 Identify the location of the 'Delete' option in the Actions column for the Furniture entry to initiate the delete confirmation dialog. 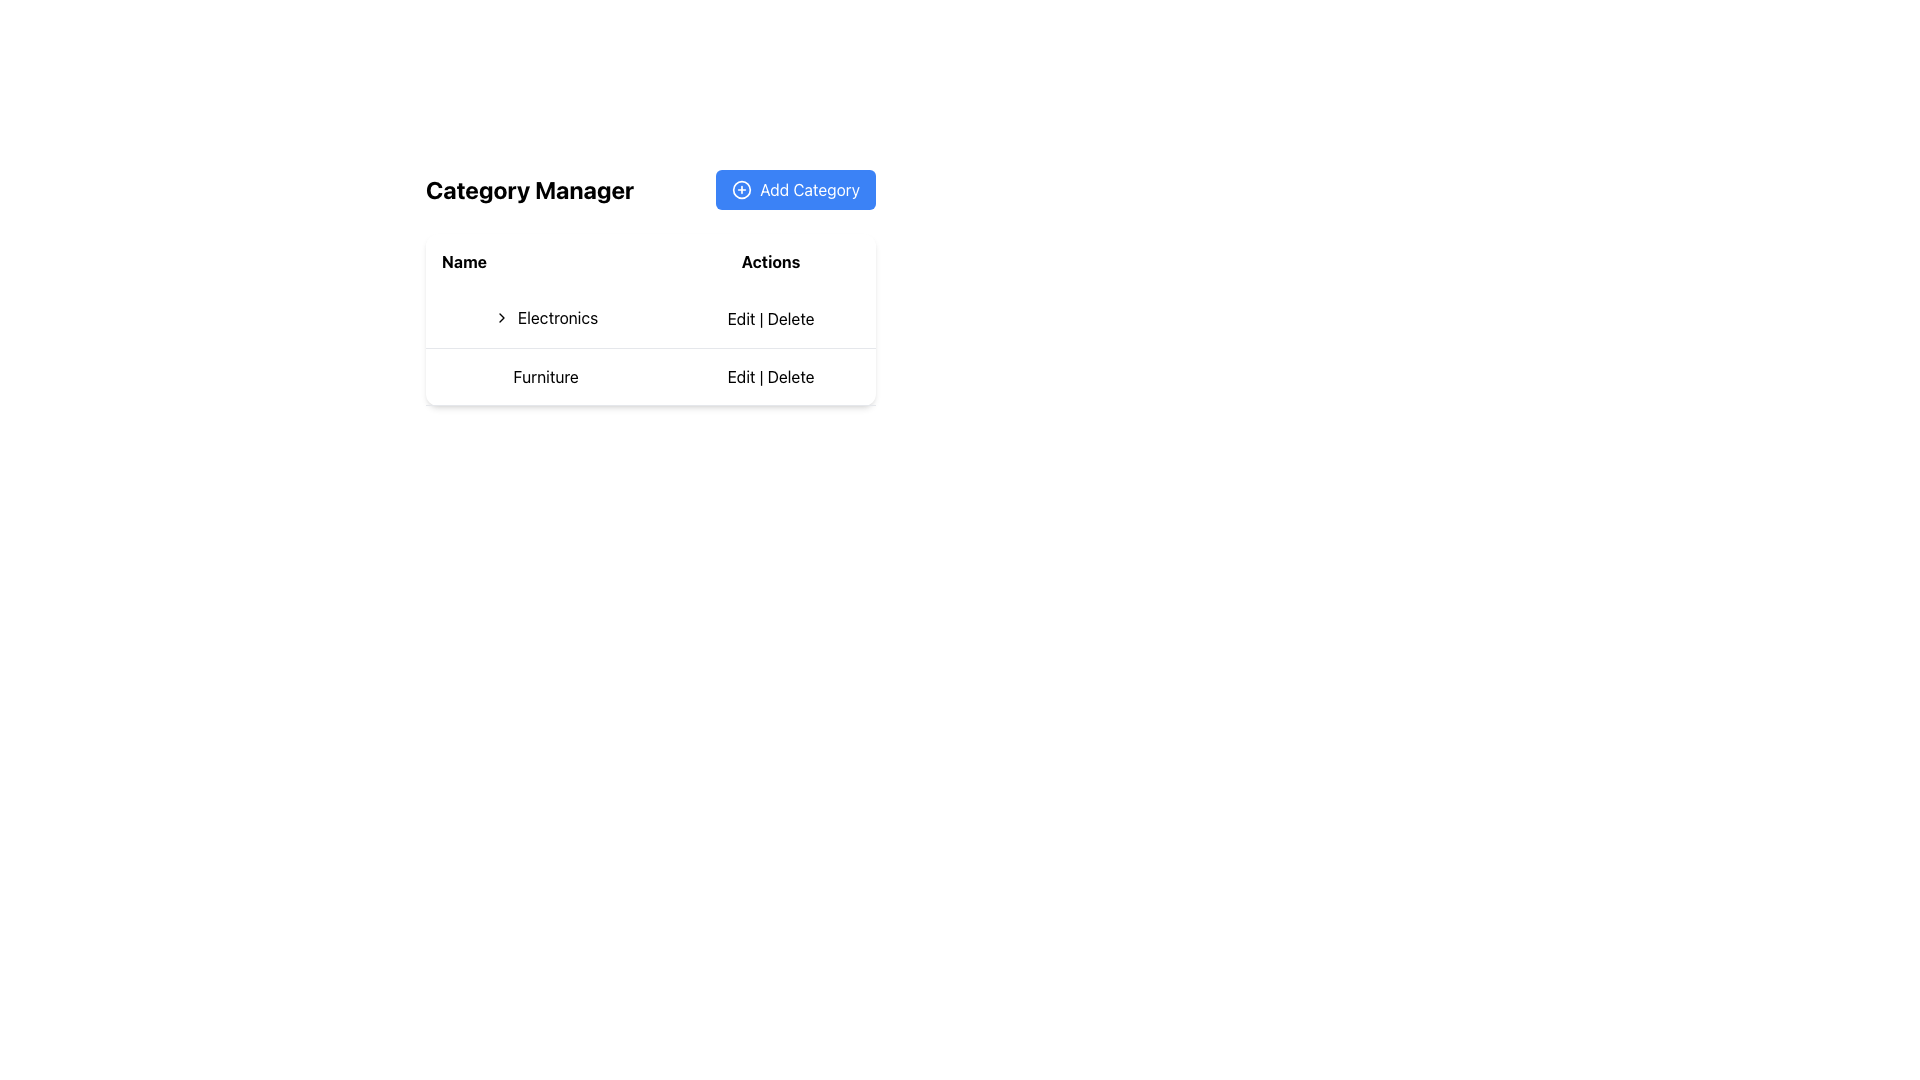
(770, 377).